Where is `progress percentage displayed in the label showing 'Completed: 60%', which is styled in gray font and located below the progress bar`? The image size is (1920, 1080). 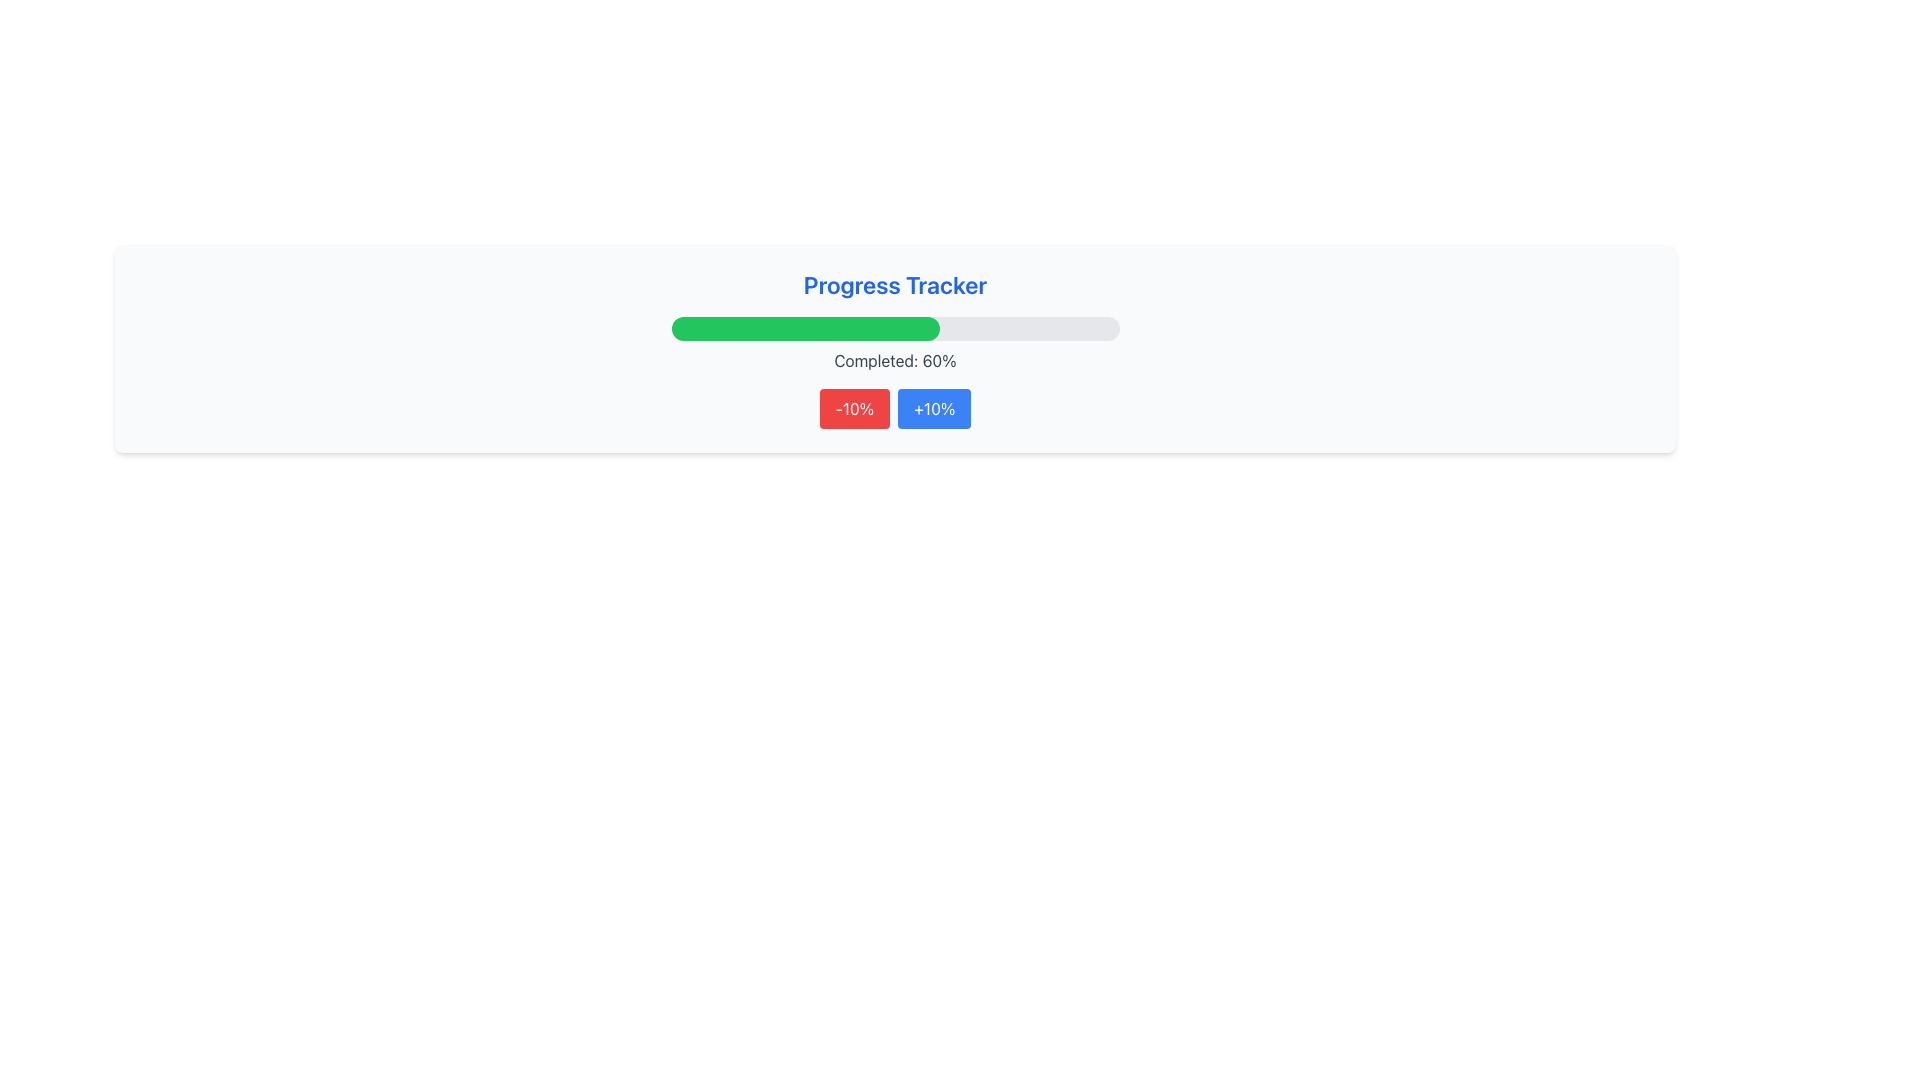 progress percentage displayed in the label showing 'Completed: 60%', which is styled in gray font and located below the progress bar is located at coordinates (894, 361).